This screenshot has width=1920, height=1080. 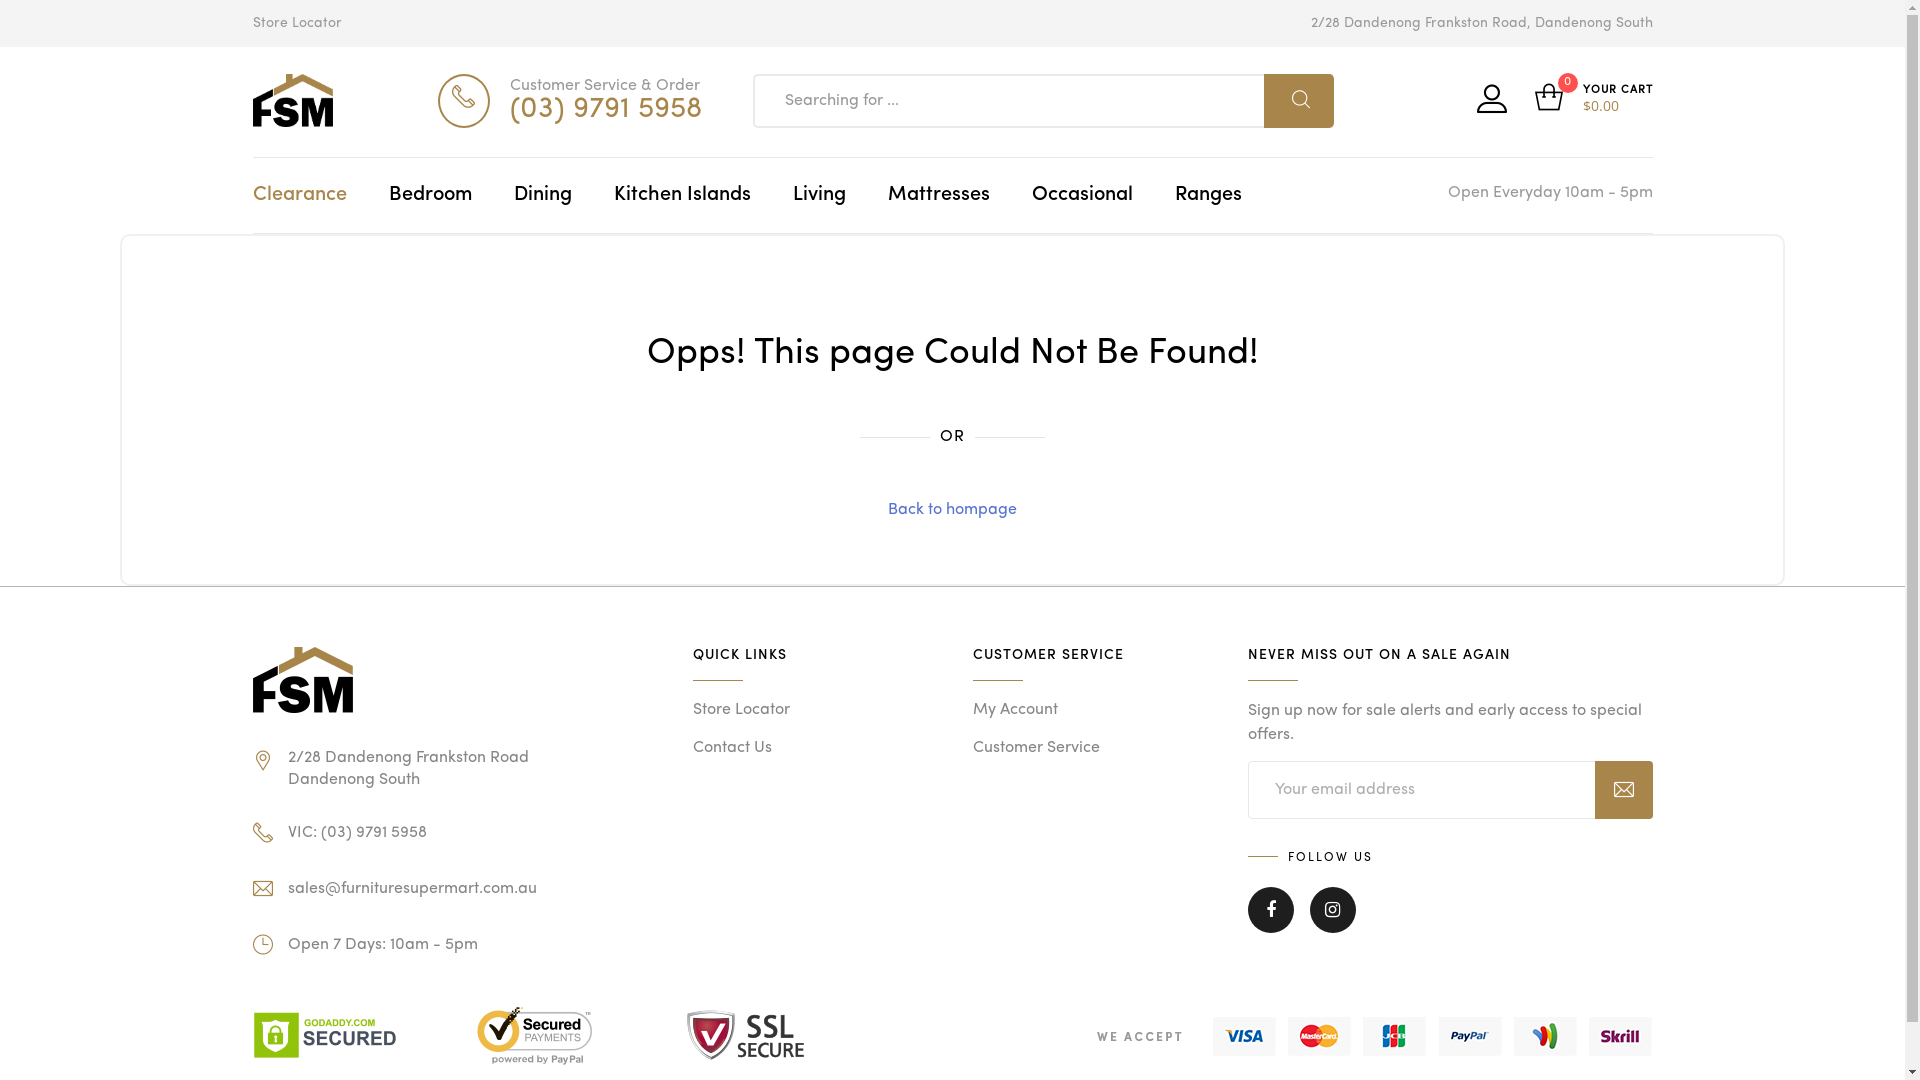 What do you see at coordinates (1270, 924) in the screenshot?
I see `'Facebook'` at bounding box center [1270, 924].